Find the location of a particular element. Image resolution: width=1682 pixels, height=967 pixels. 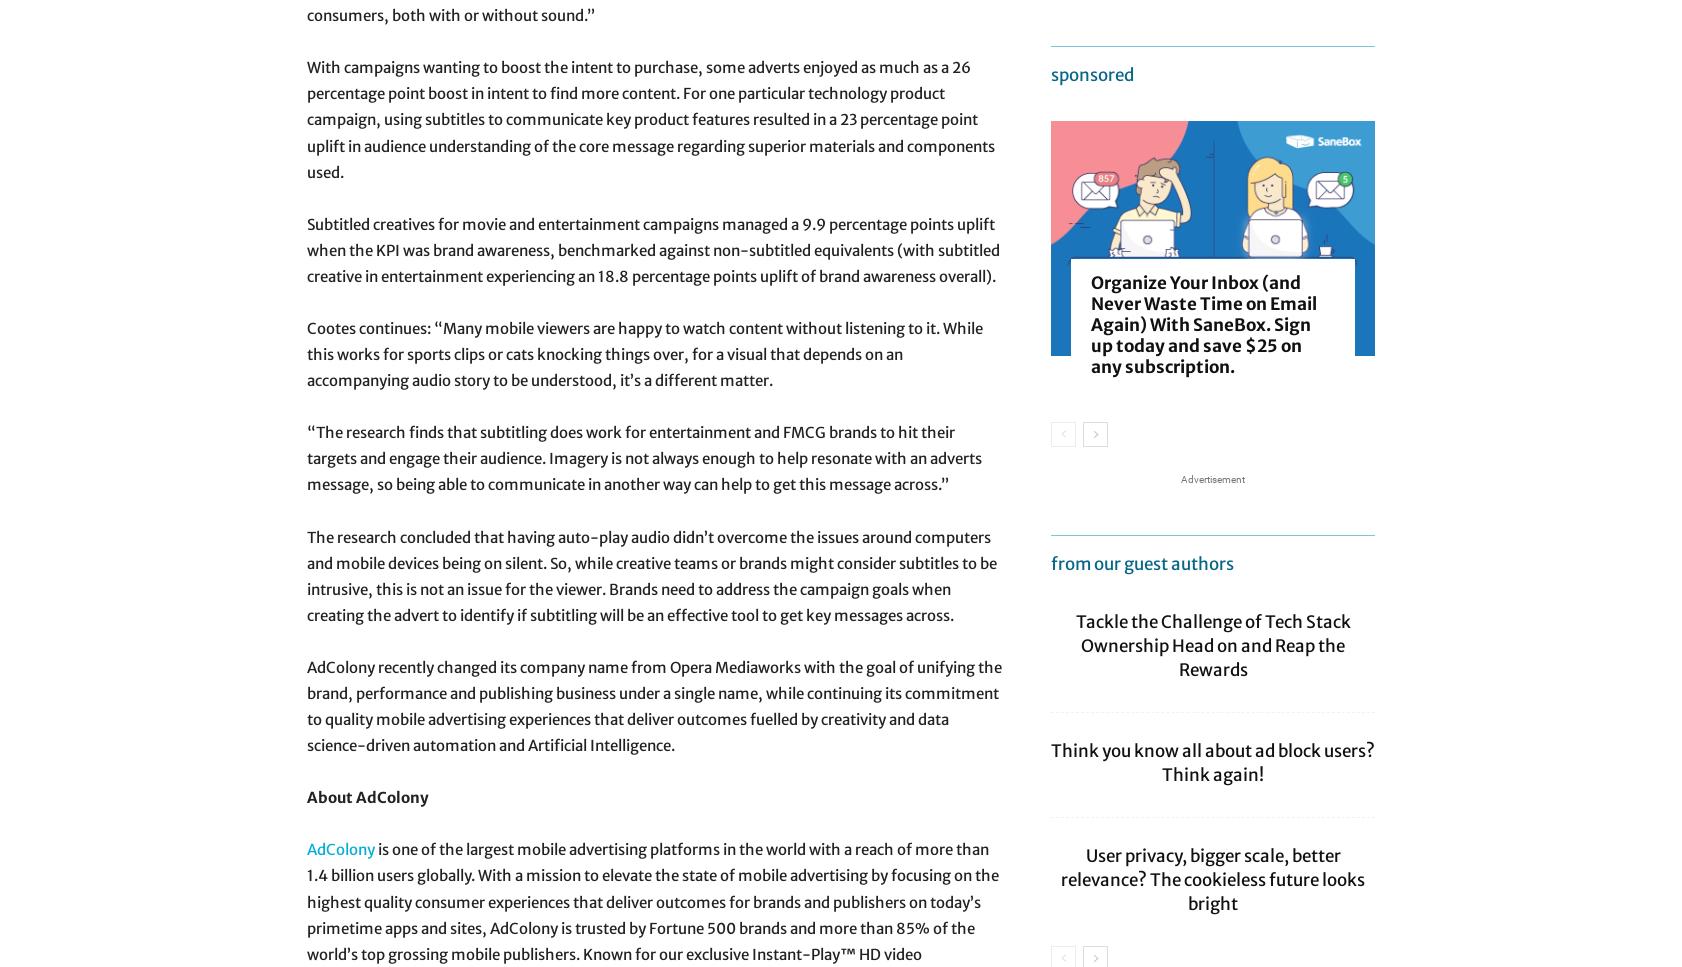

'Organize Your Inbox (and Never Waste Time on Email Again) With SaneBox. Sign up today and save $25 on any subscription.' is located at coordinates (1202, 325).